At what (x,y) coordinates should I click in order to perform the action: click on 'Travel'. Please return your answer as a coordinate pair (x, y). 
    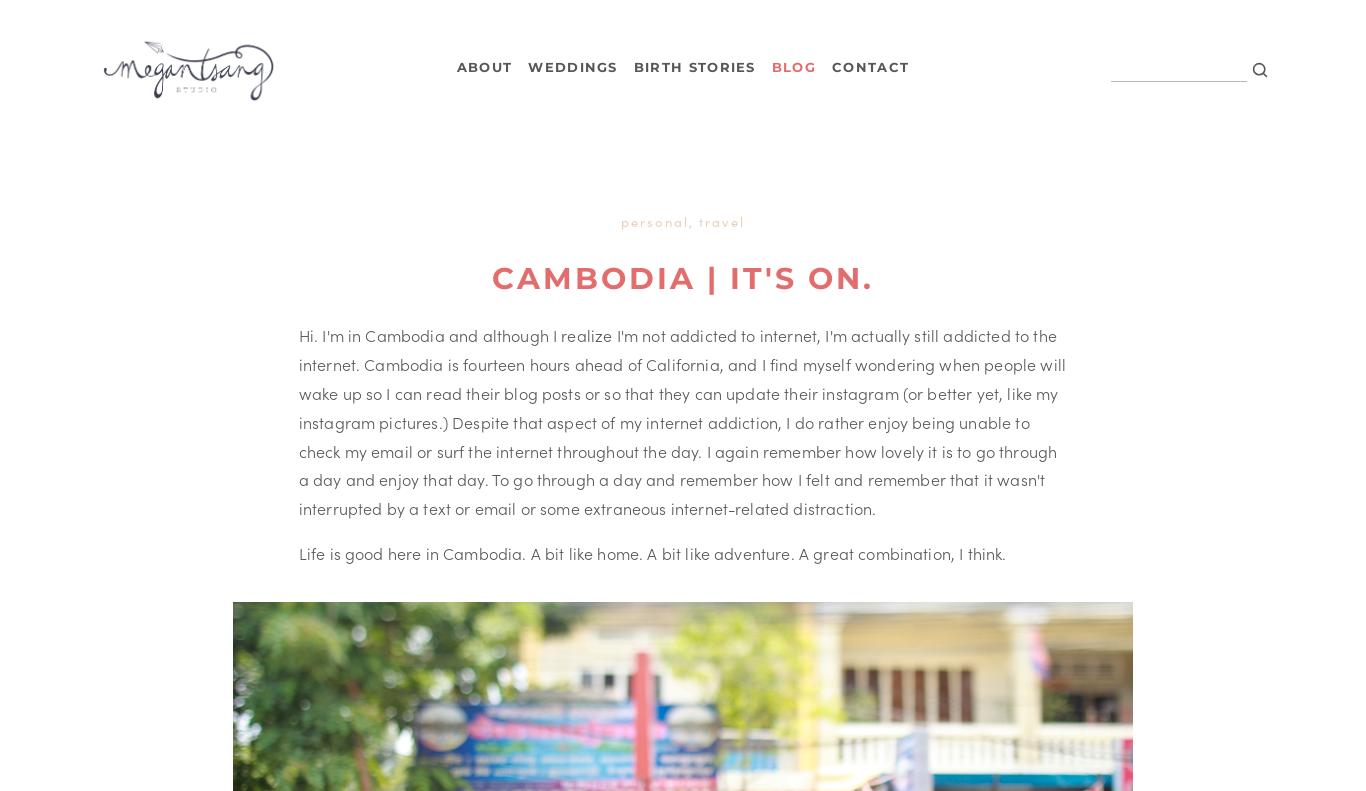
    Looking at the image, I should click on (720, 220).